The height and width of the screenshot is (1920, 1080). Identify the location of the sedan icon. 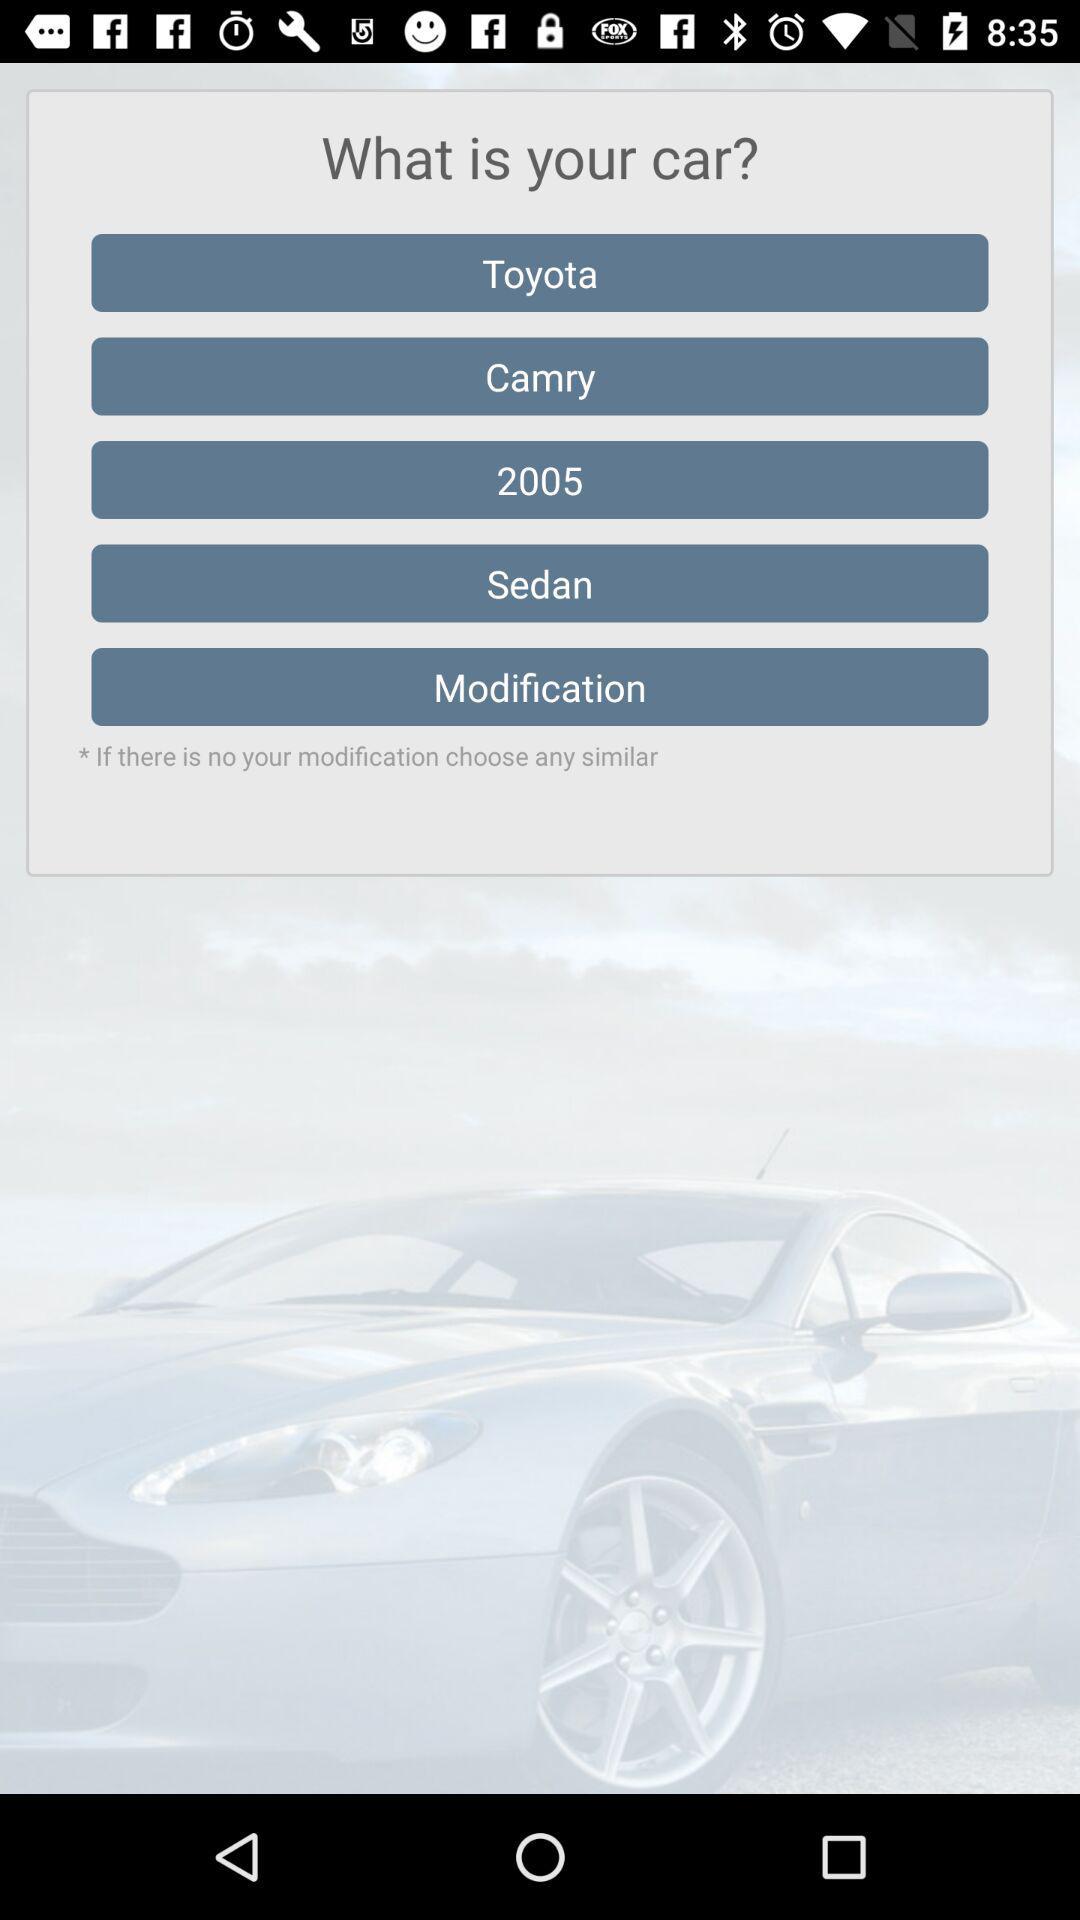
(540, 582).